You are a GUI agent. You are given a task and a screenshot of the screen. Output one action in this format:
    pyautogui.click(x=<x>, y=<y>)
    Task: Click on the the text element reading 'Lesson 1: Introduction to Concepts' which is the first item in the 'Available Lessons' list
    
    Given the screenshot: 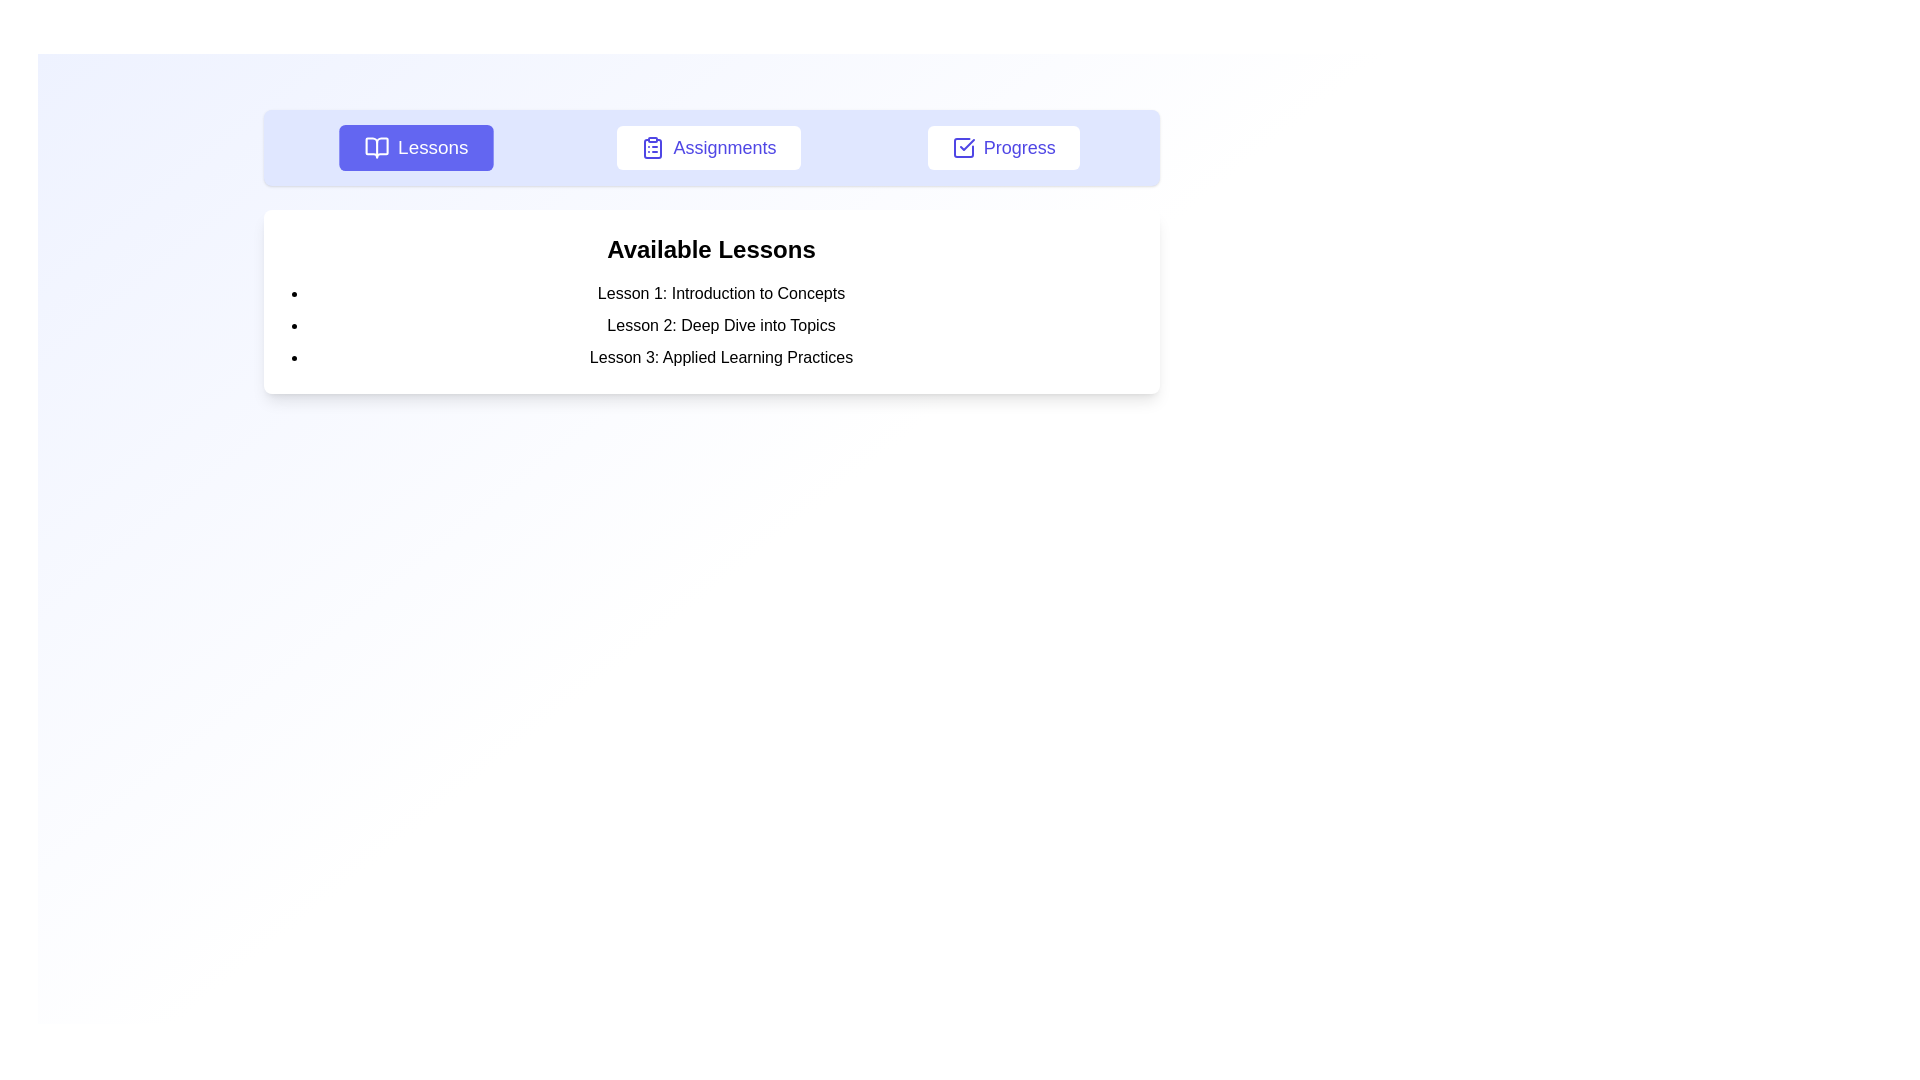 What is the action you would take?
    pyautogui.click(x=720, y=293)
    